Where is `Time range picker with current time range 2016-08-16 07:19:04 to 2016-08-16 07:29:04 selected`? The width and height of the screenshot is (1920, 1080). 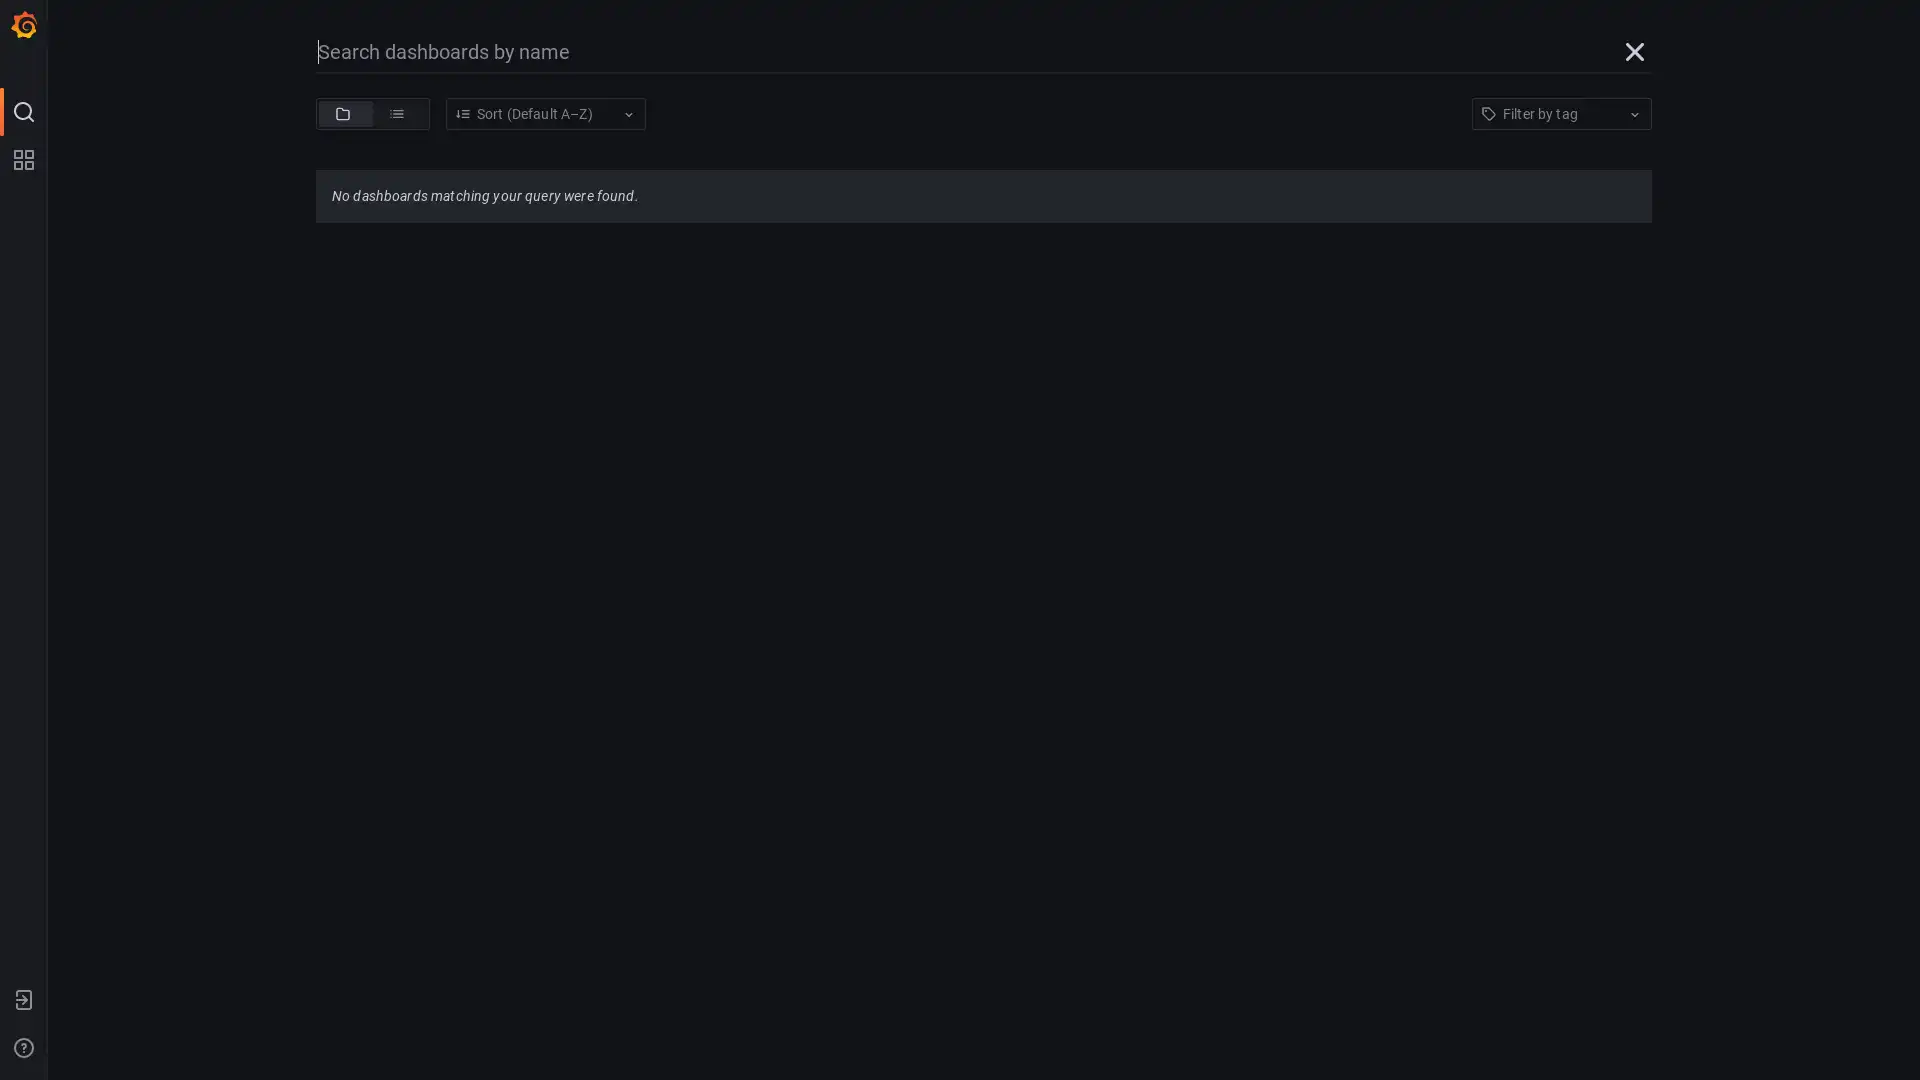
Time range picker with current time range 2016-08-16 07:19:04 to 2016-08-16 07:29:04 selected is located at coordinates (1538, 31).